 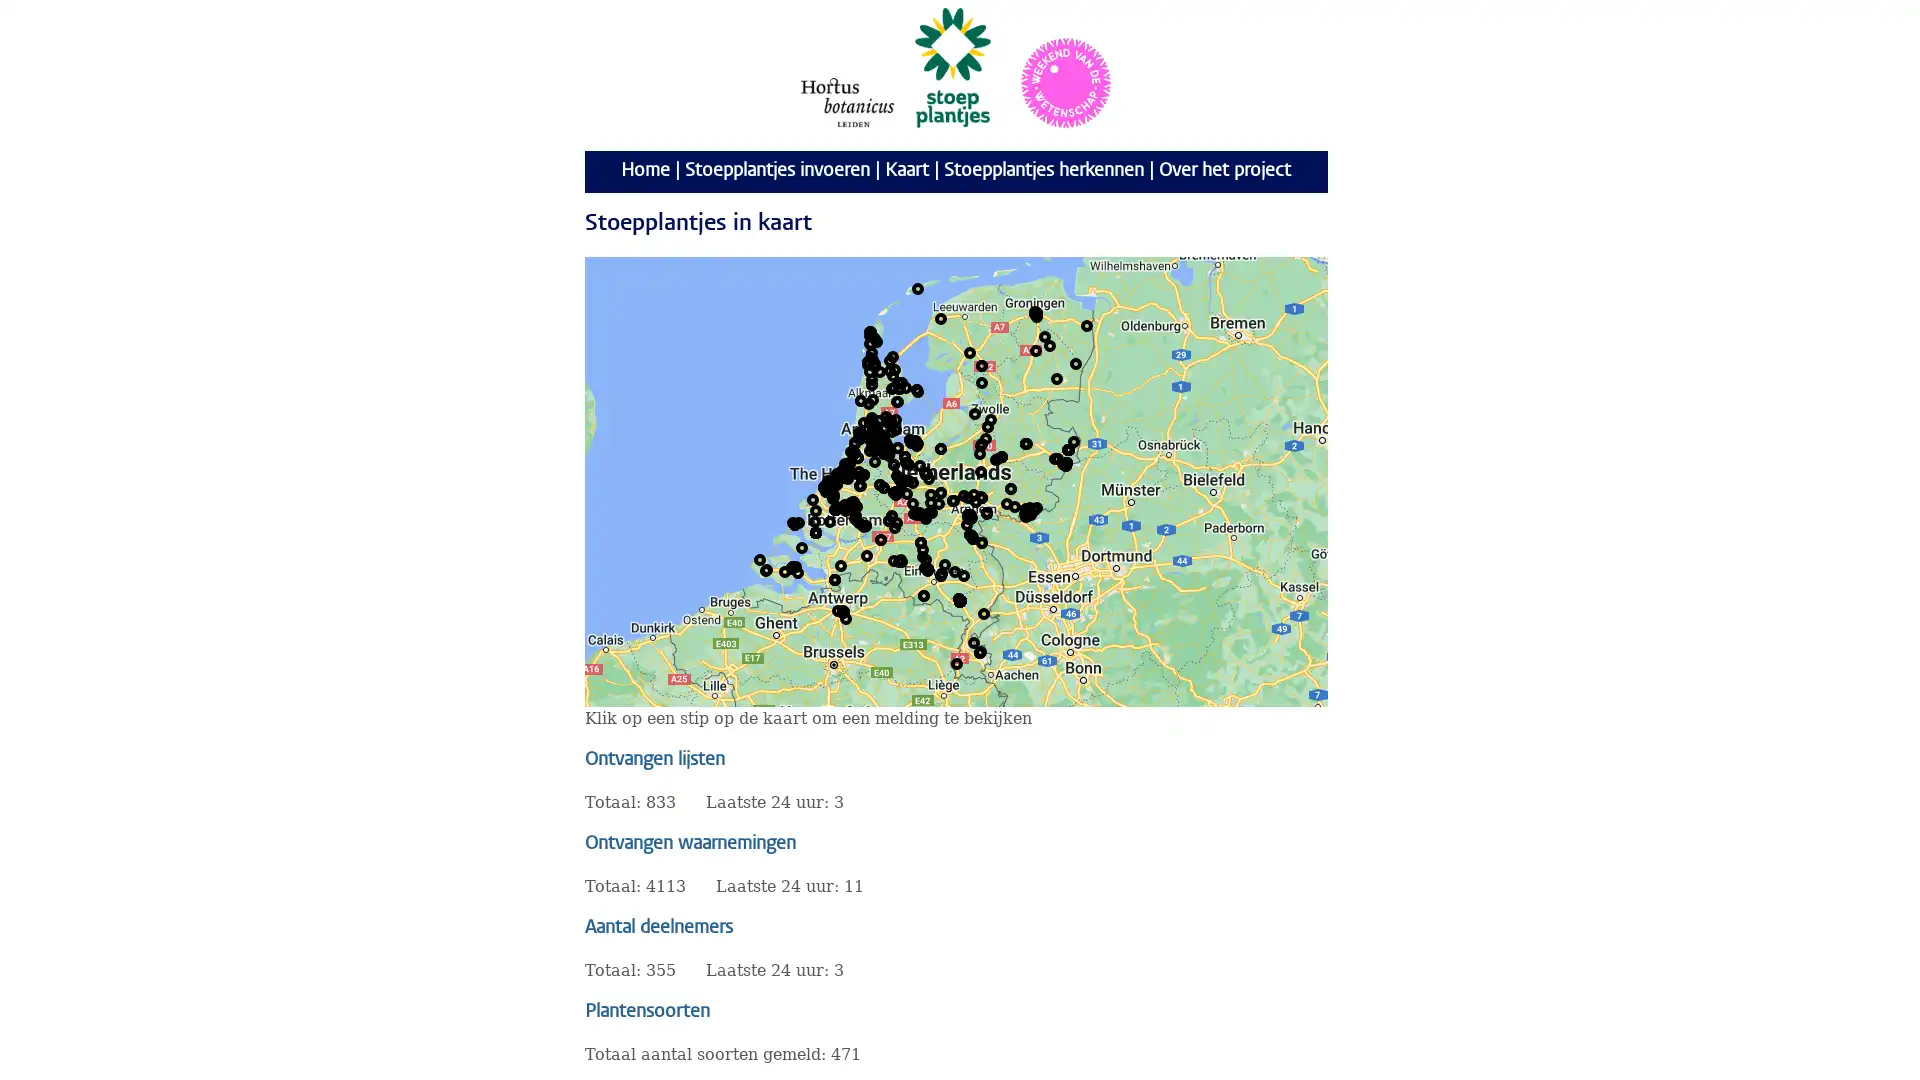 I want to click on Telling van Makaivan op 20 juni 2022, so click(x=893, y=493).